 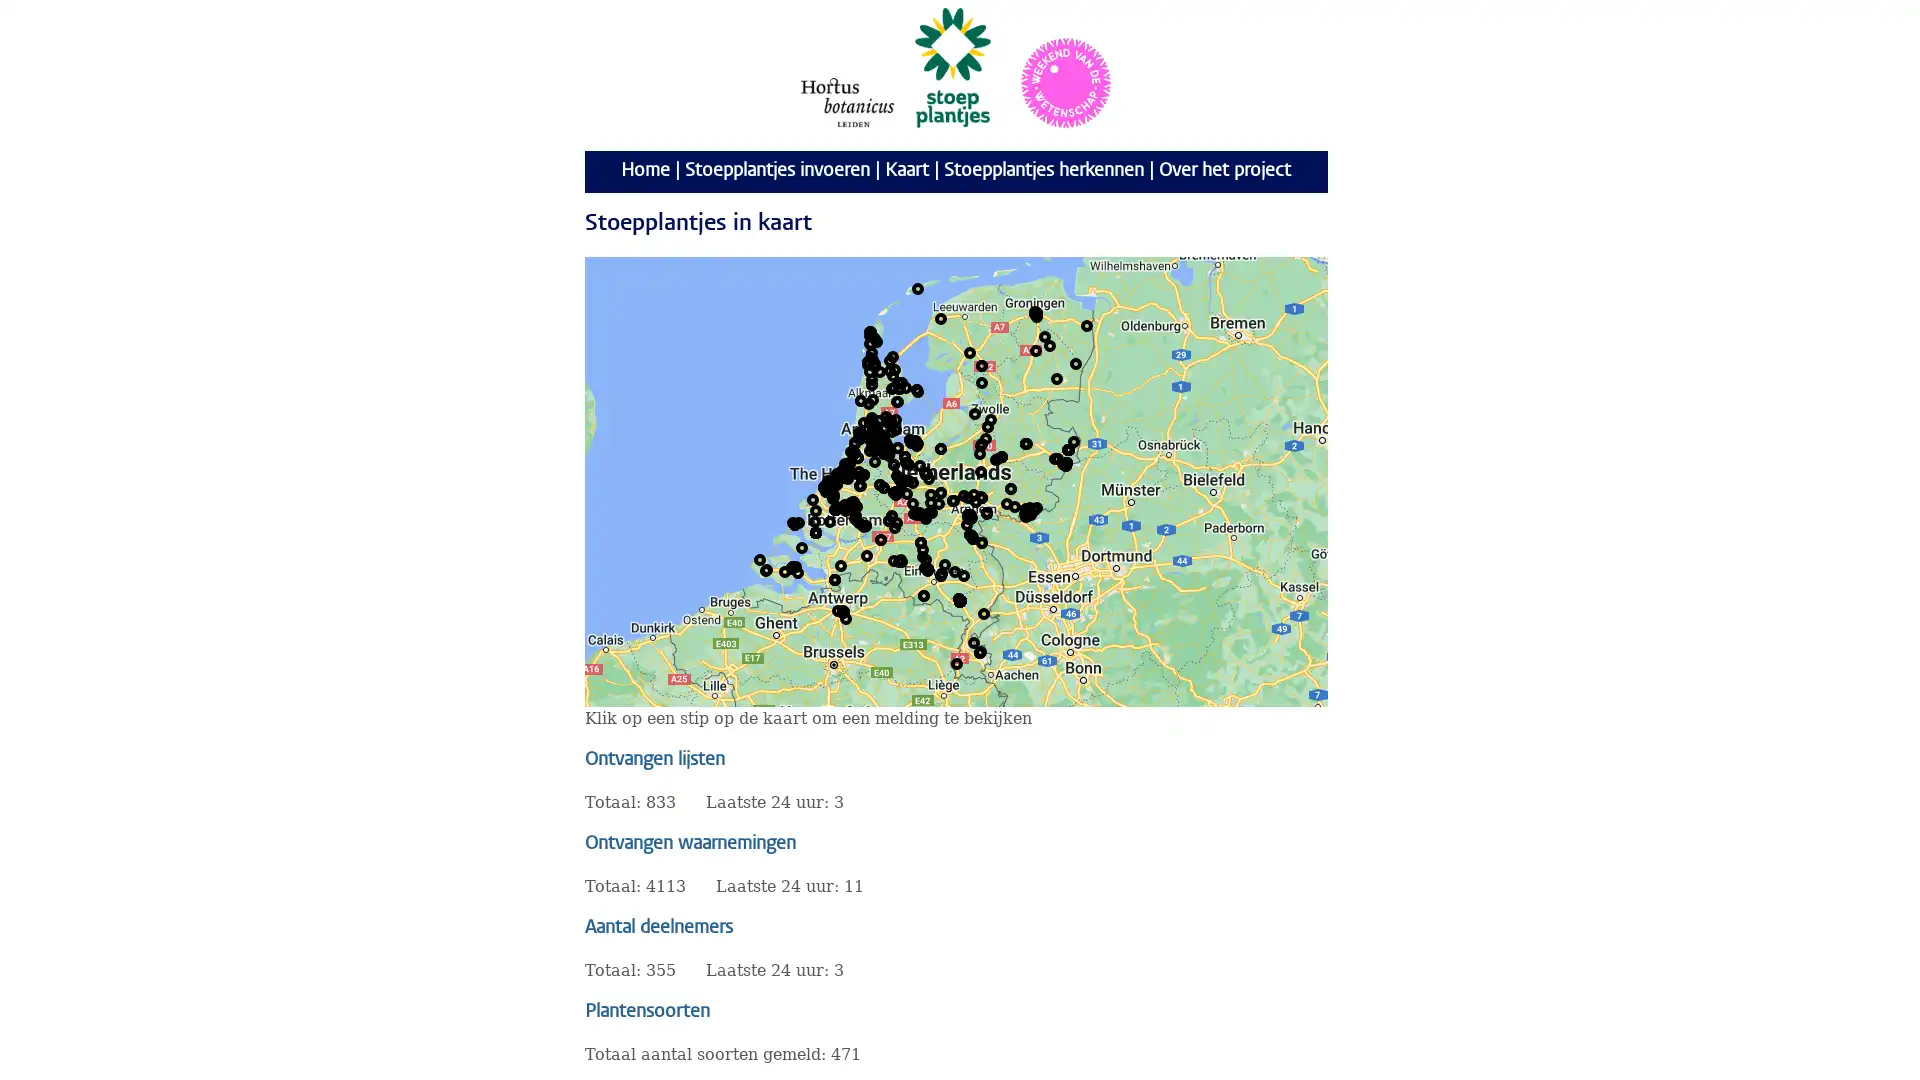 I want to click on Telling van Makaivan op 20 juni 2022, so click(x=893, y=493).